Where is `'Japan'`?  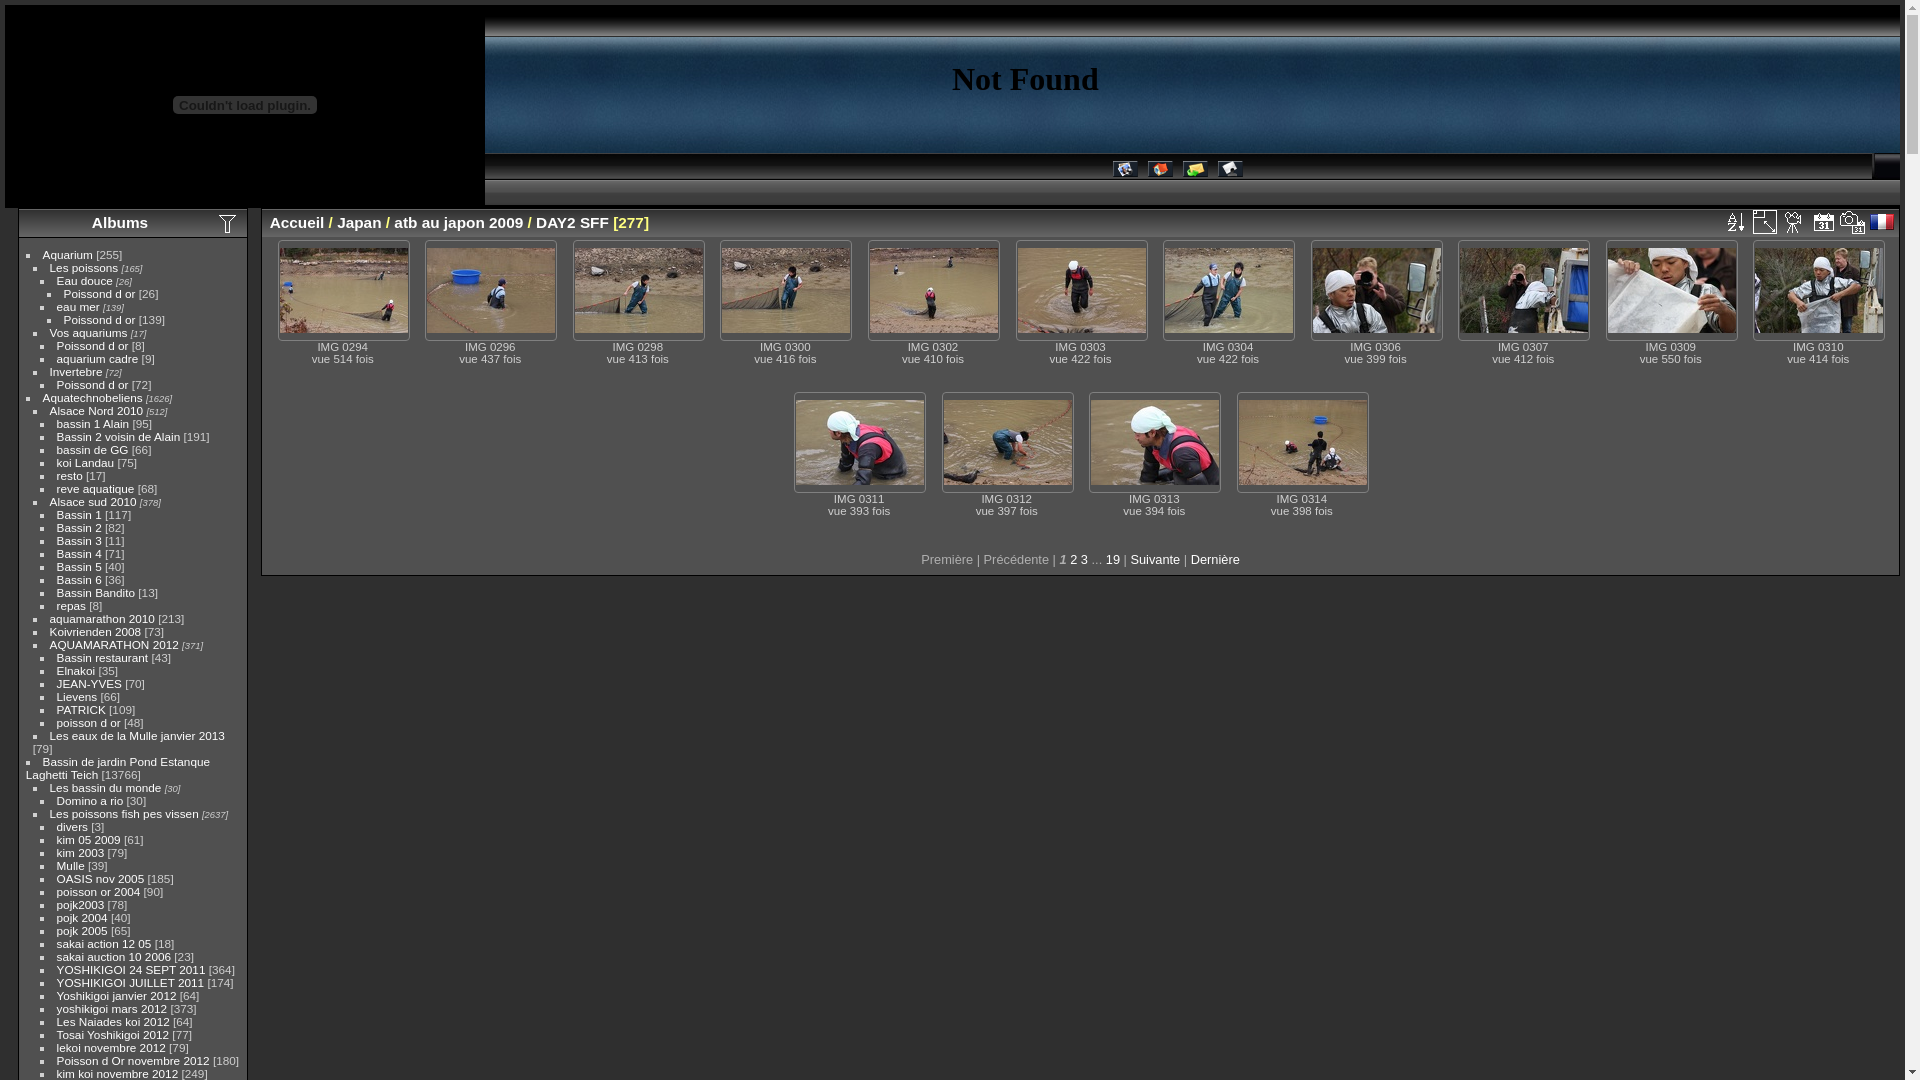
'Japan' is located at coordinates (359, 222).